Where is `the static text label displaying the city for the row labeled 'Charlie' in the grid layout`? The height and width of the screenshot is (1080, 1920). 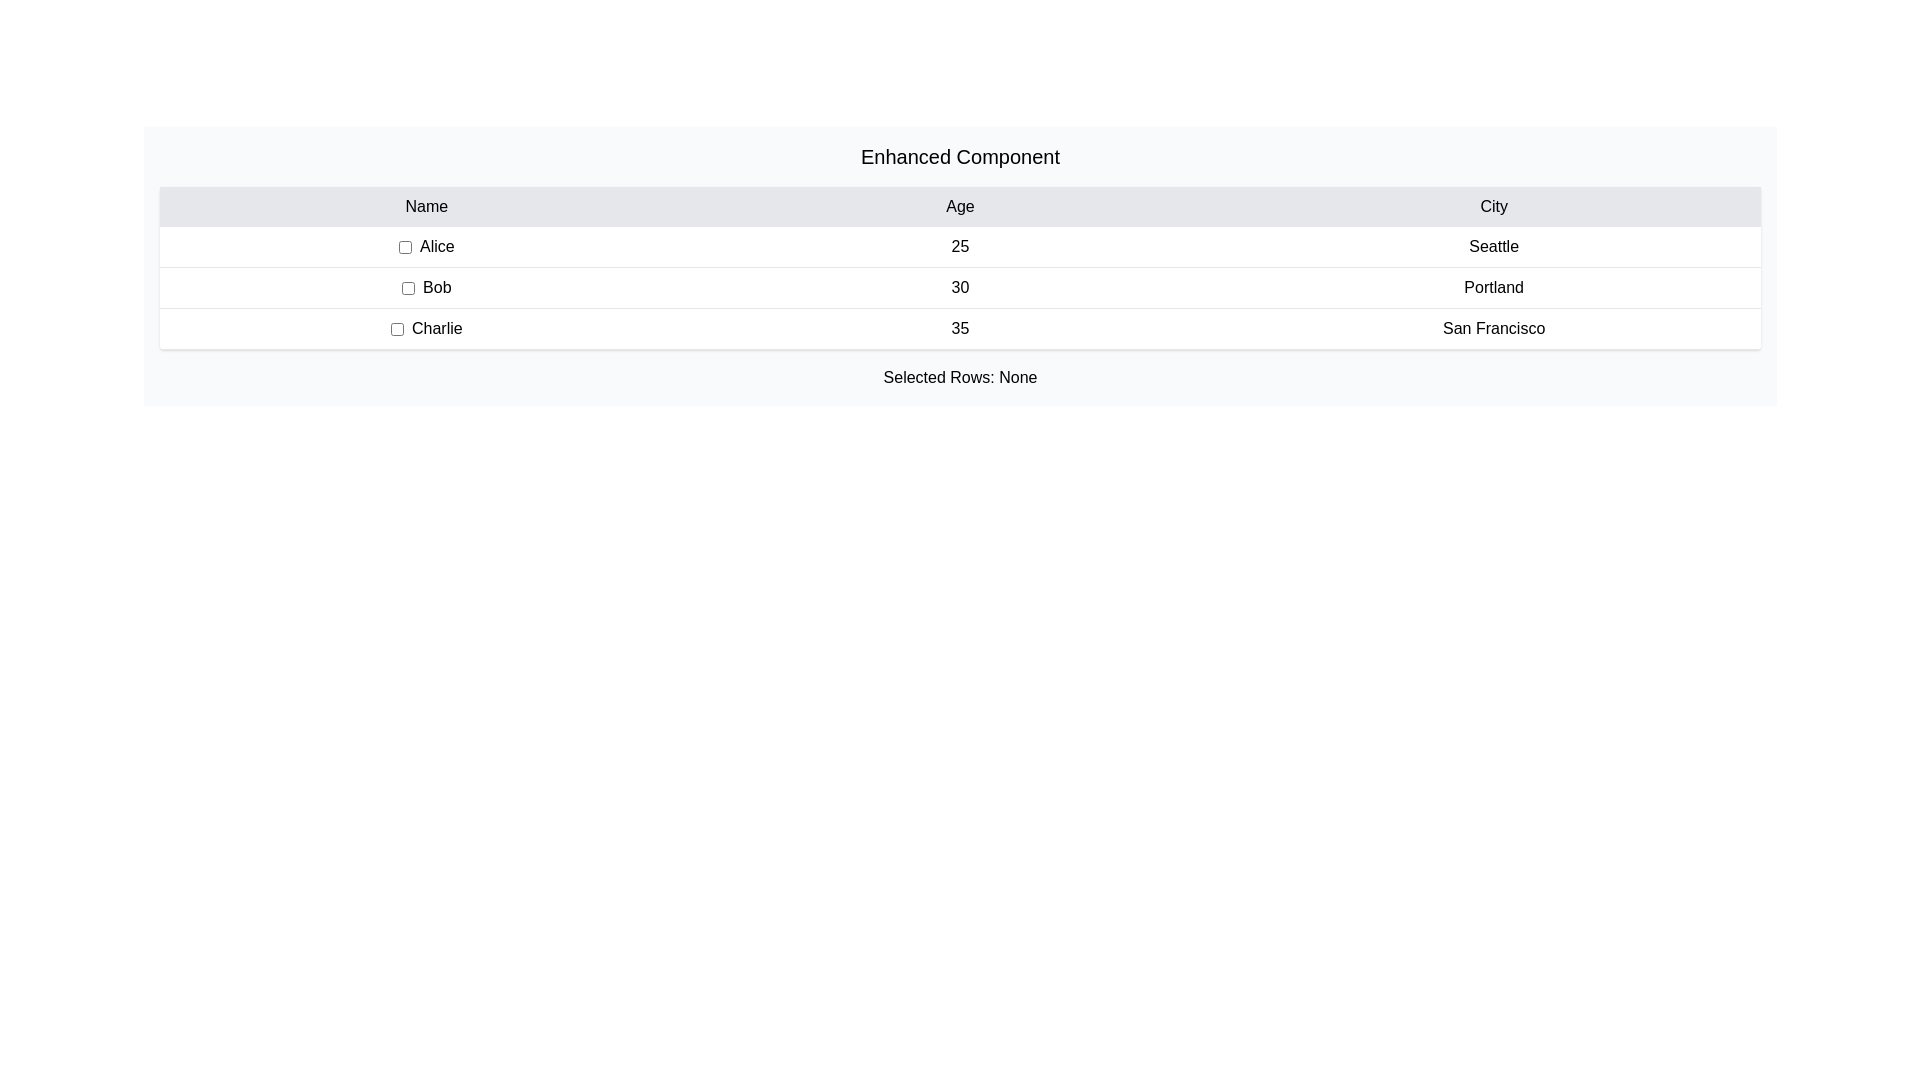
the static text label displaying the city for the row labeled 'Charlie' in the grid layout is located at coordinates (1494, 327).